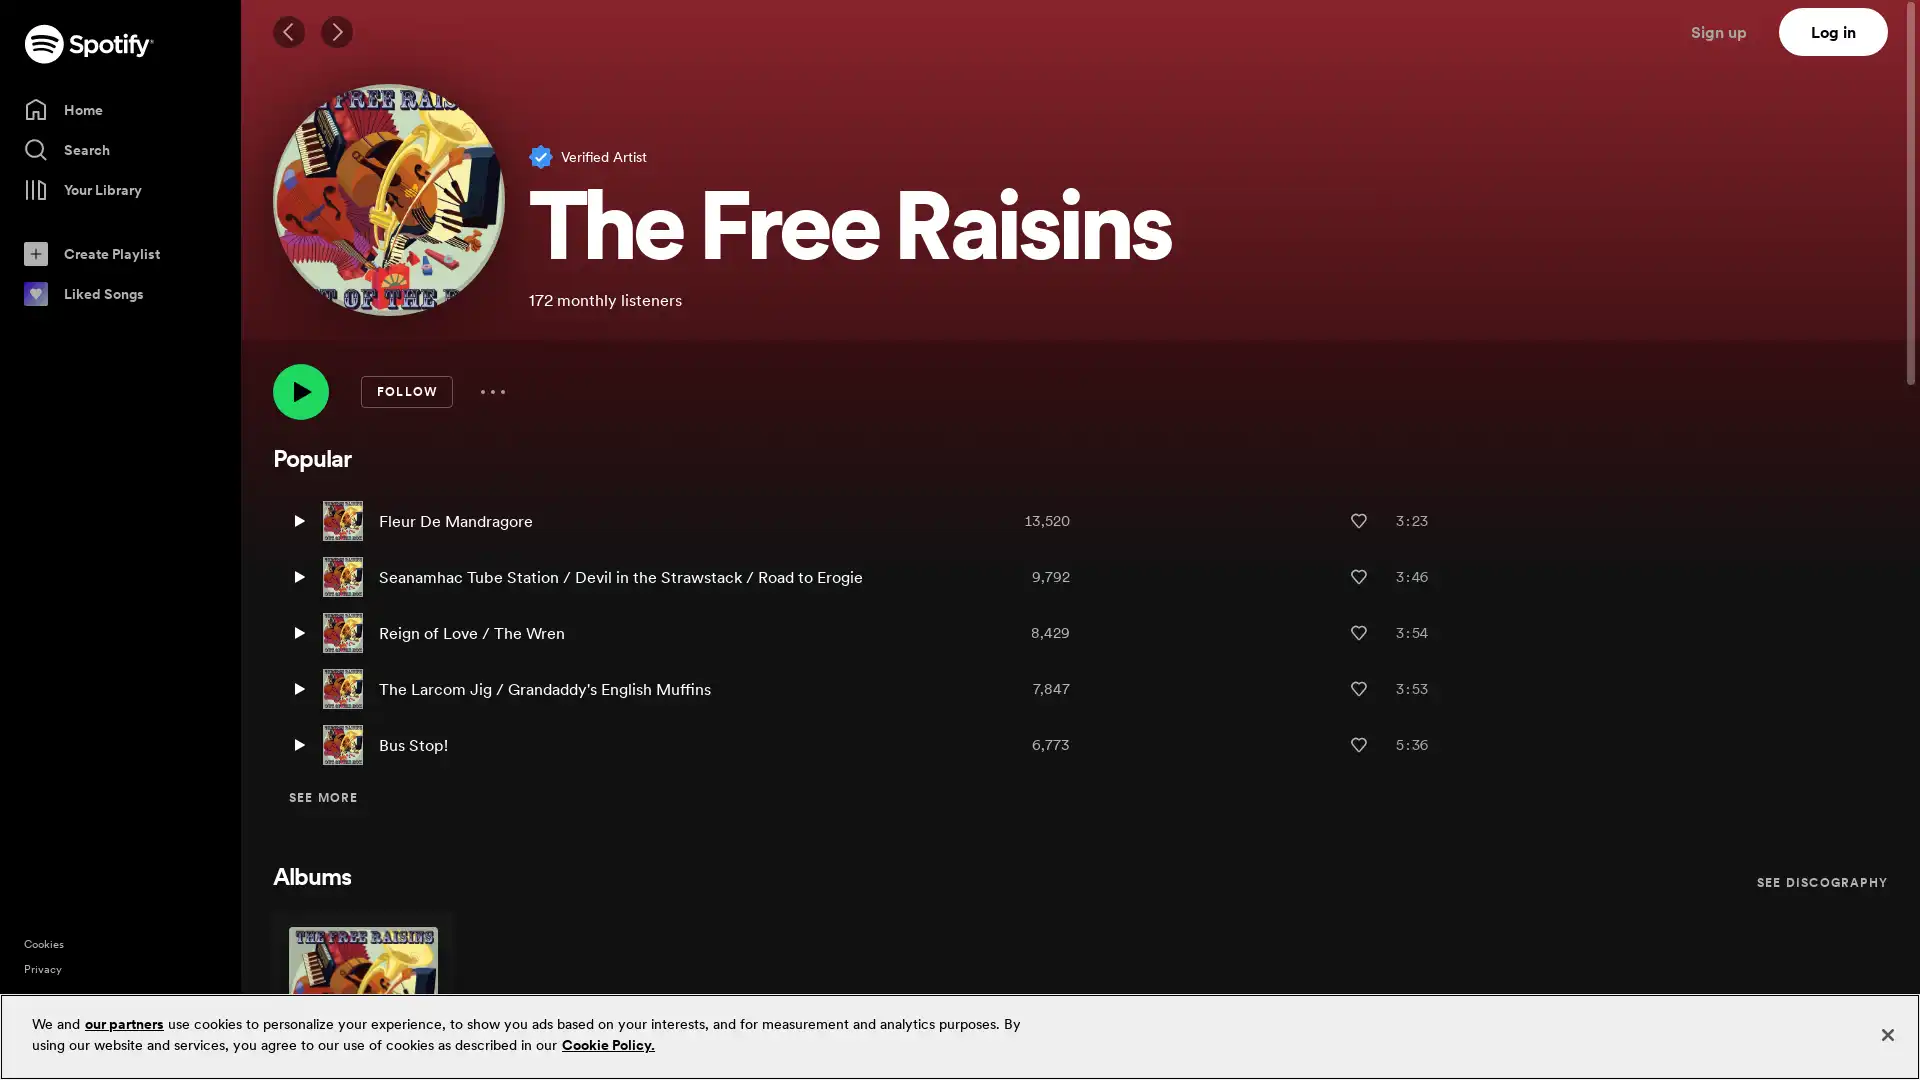  Describe the element at coordinates (297, 744) in the screenshot. I see `Play Bus Stop! by The Free Raisins` at that location.